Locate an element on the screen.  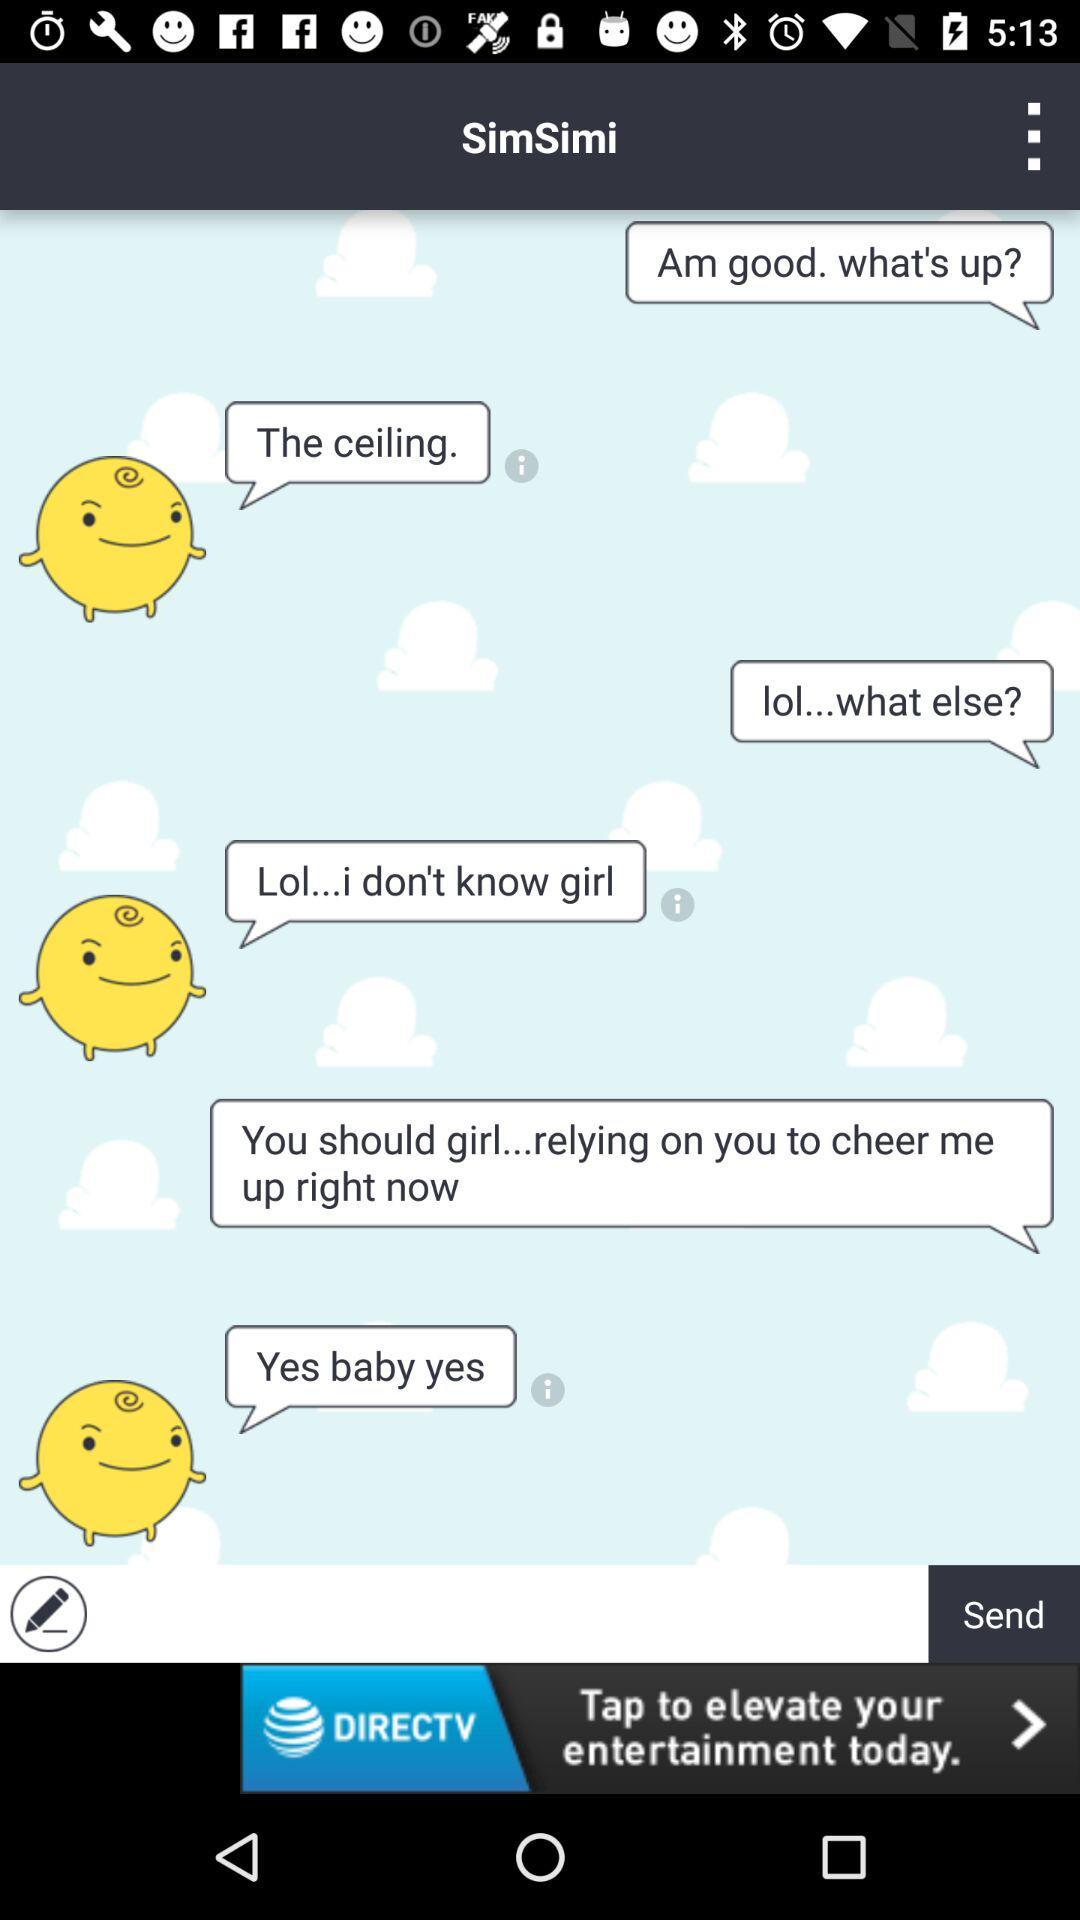
reply is located at coordinates (47, 1613).